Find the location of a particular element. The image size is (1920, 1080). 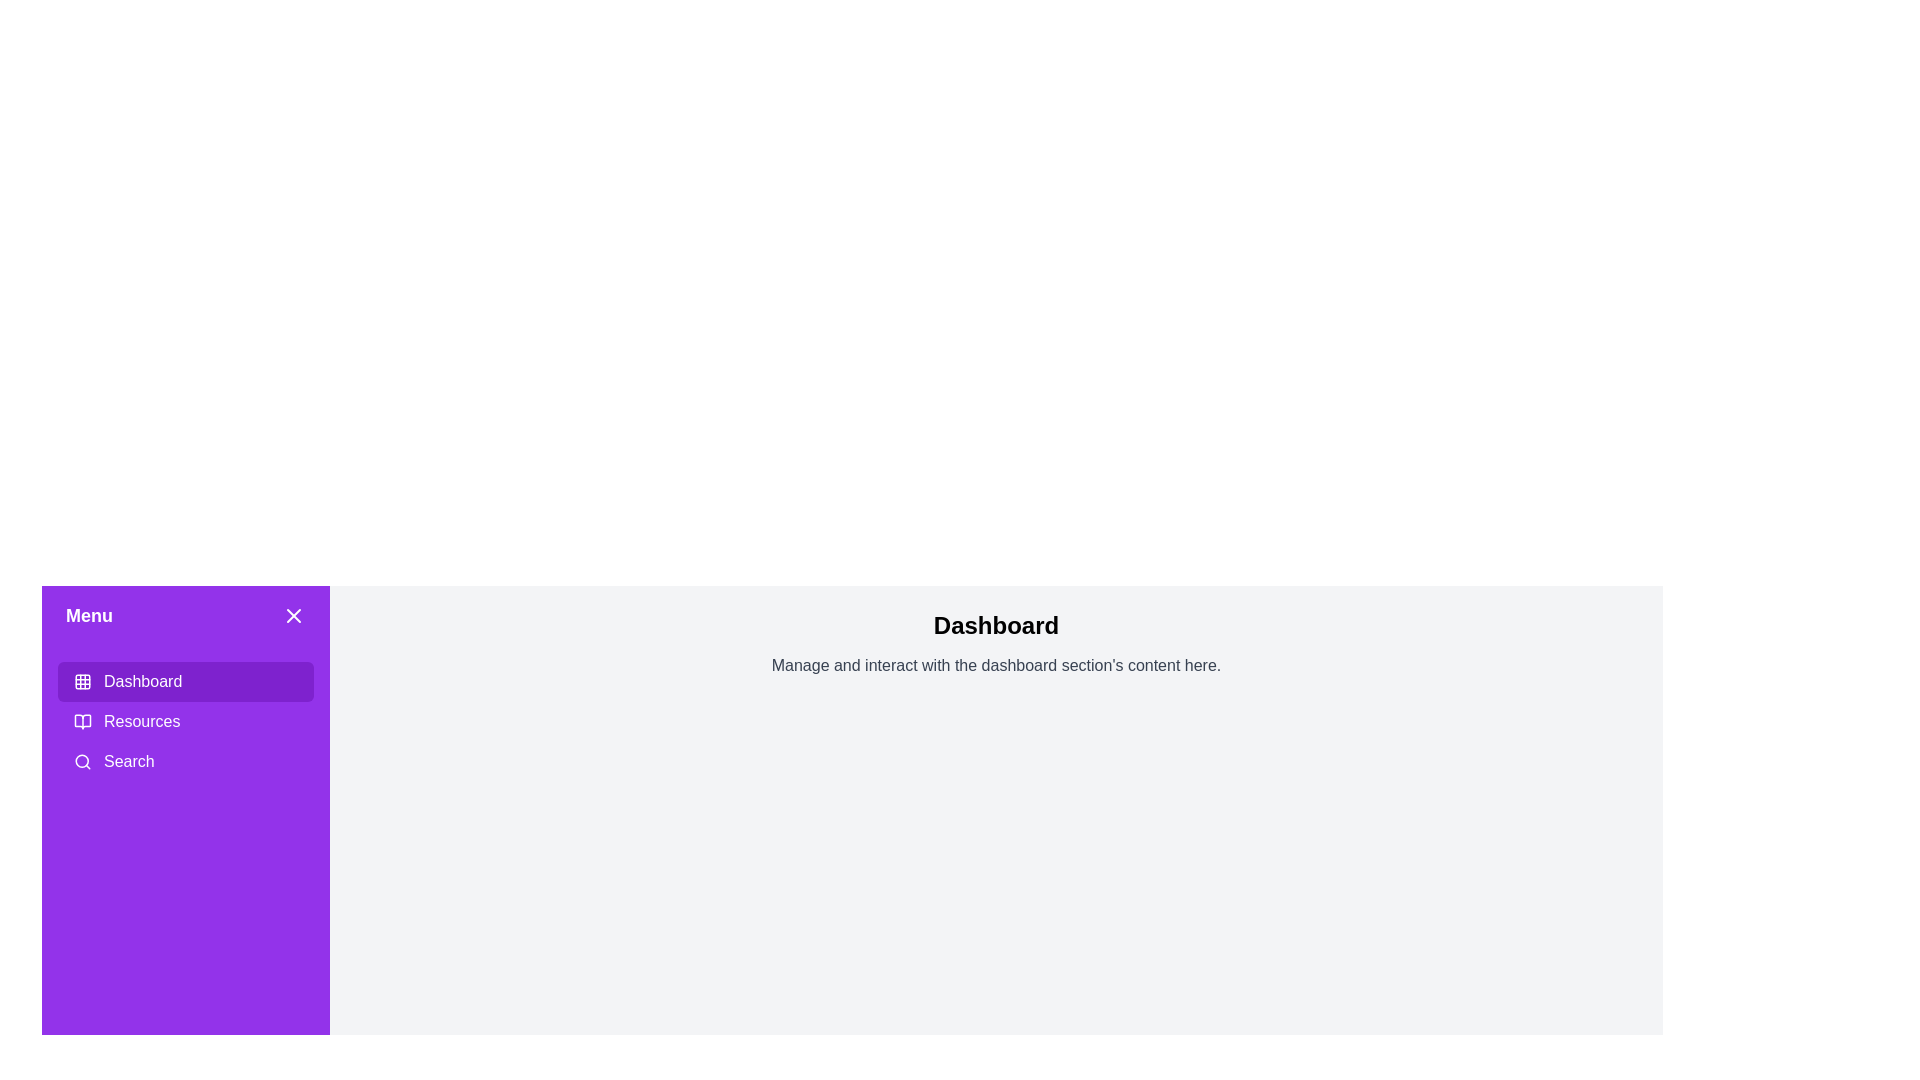

the Navigation section in the sidebar menu is located at coordinates (186, 721).